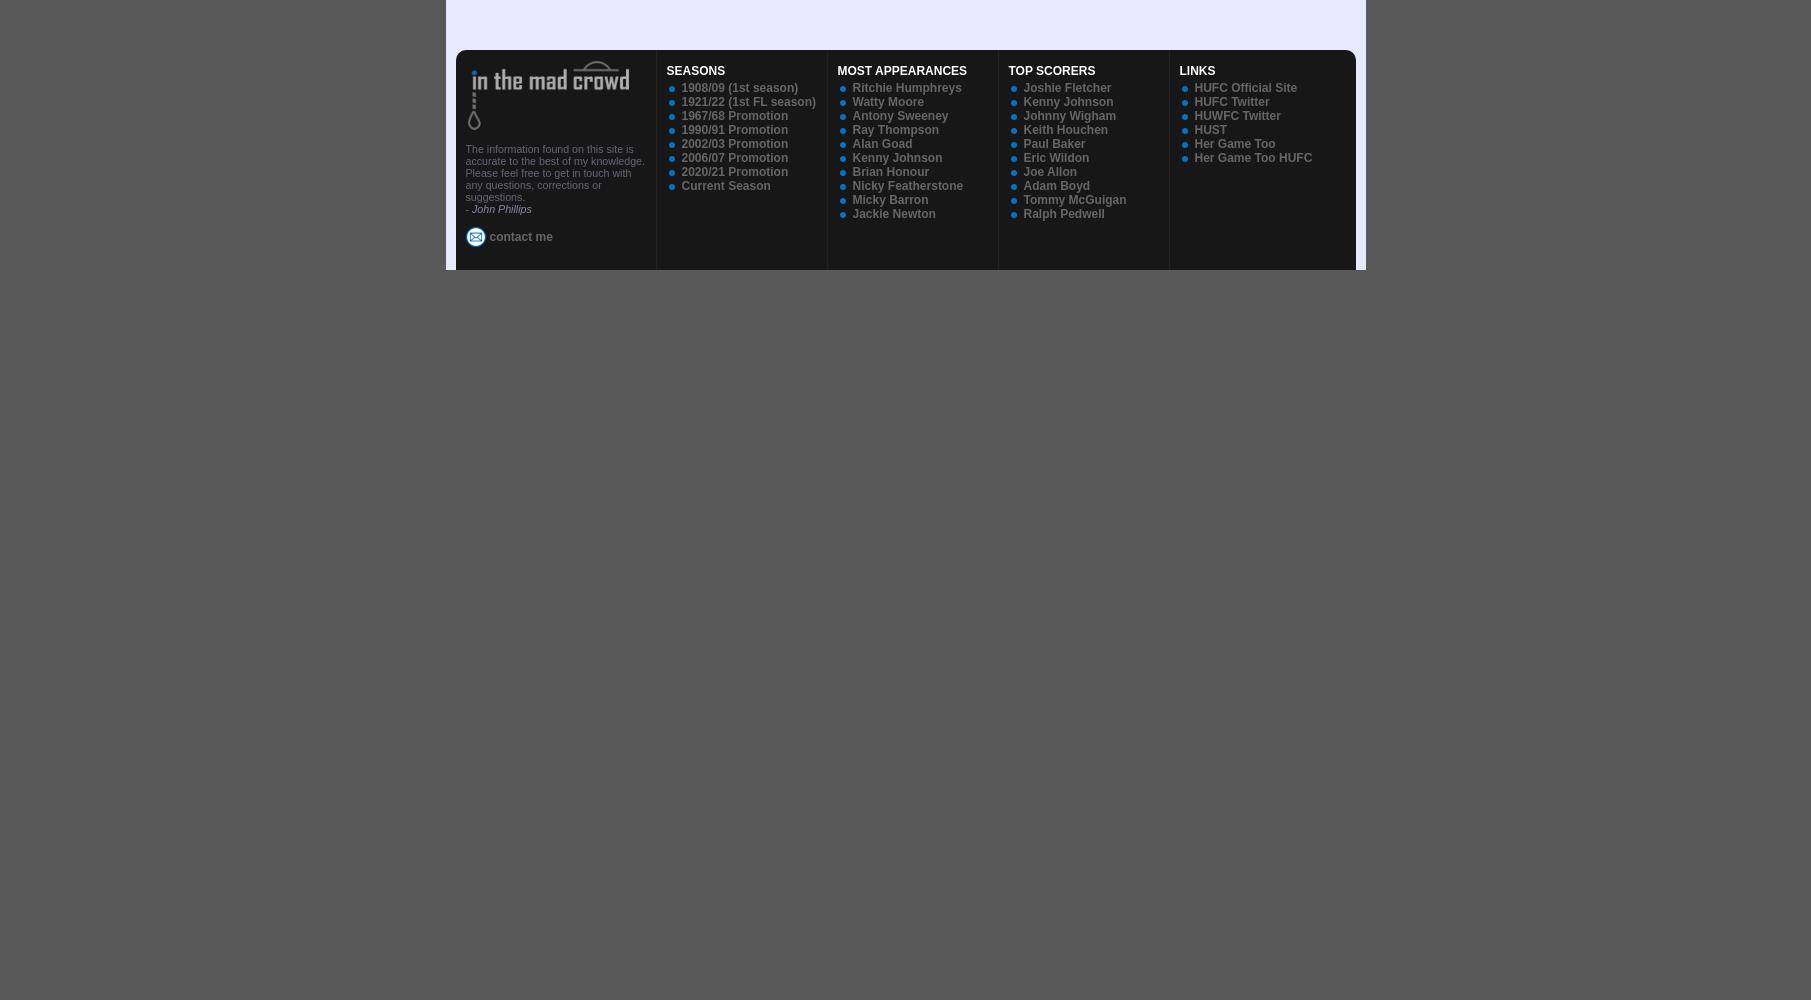 The width and height of the screenshot is (1811, 1000). Describe the element at coordinates (680, 144) in the screenshot. I see `'2002/03 Promotion'` at that location.